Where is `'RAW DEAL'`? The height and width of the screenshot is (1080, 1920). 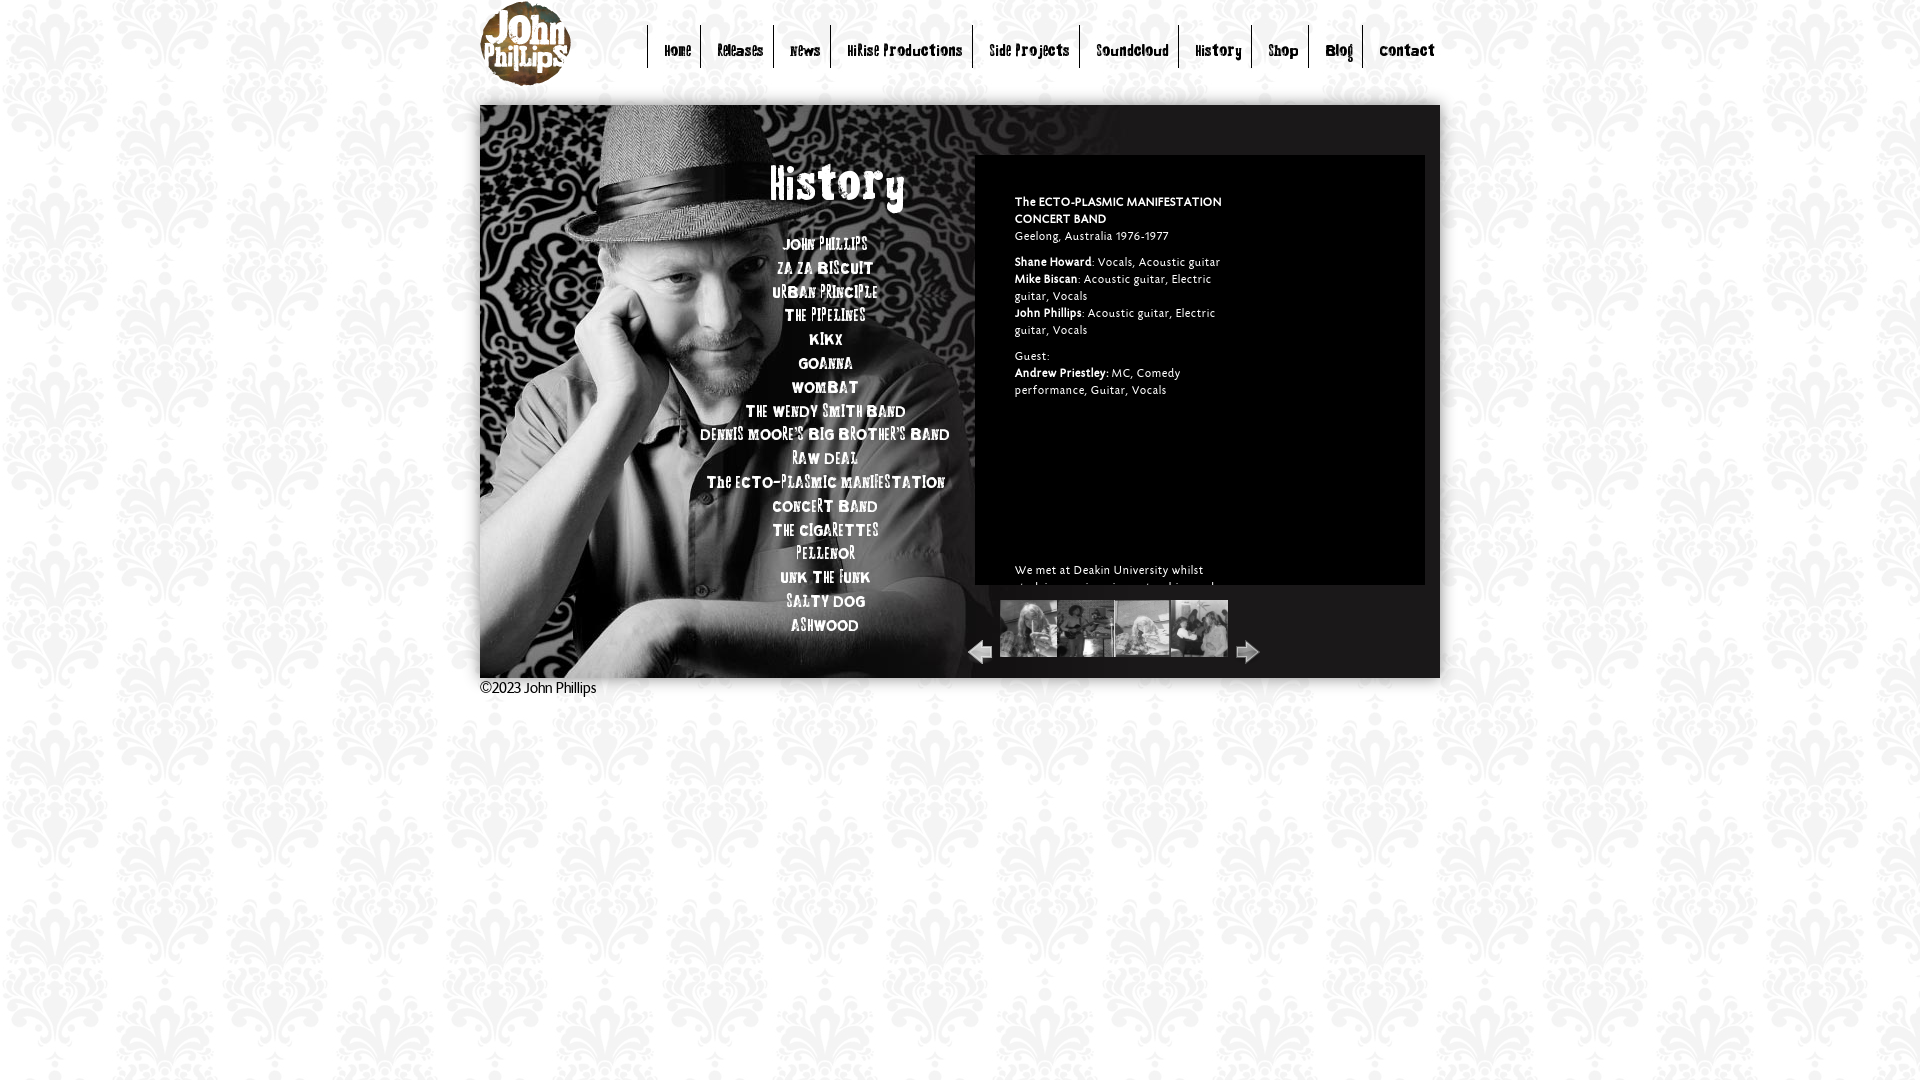
'RAW DEAL' is located at coordinates (825, 459).